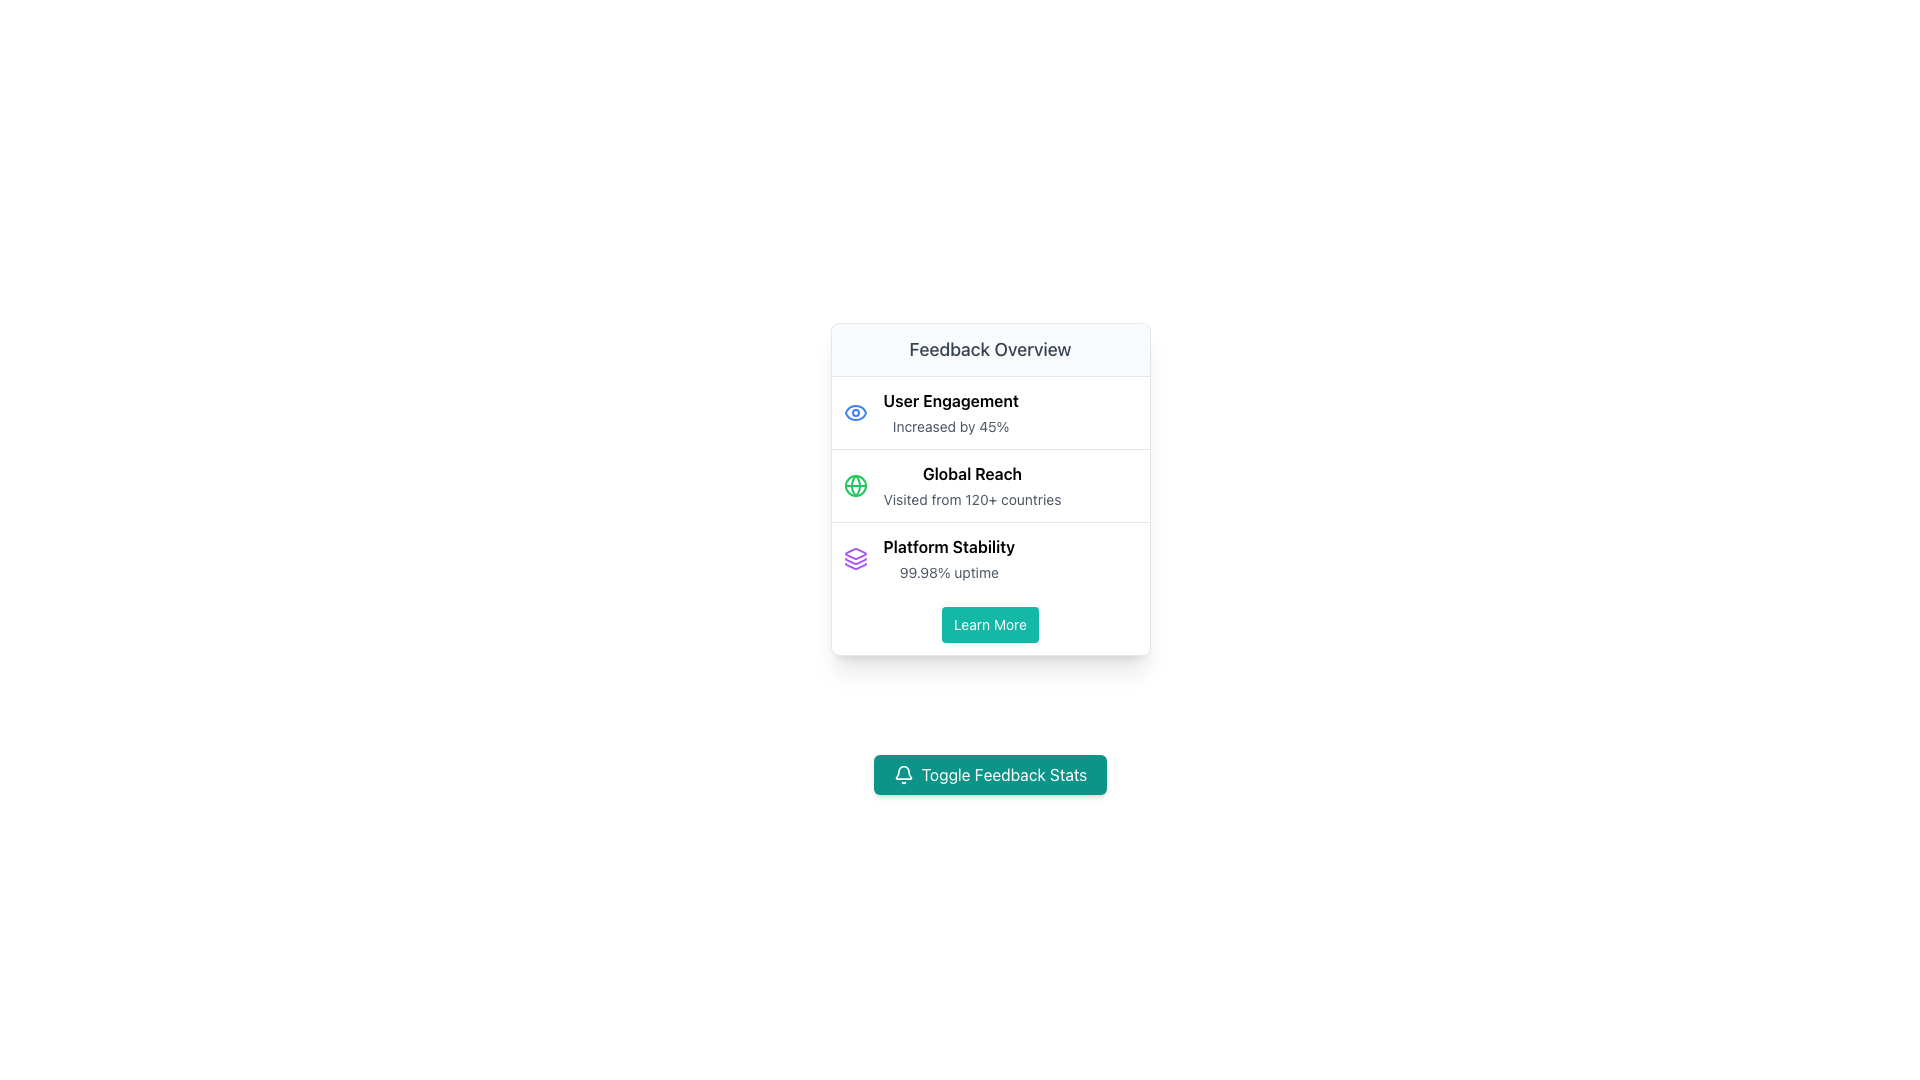 The image size is (1920, 1080). What do you see at coordinates (990, 485) in the screenshot?
I see `the informational section that summarizes the global reach of the platform, positioned below the 'User Engagement' section and above the 'Platform Stability' section` at bounding box center [990, 485].